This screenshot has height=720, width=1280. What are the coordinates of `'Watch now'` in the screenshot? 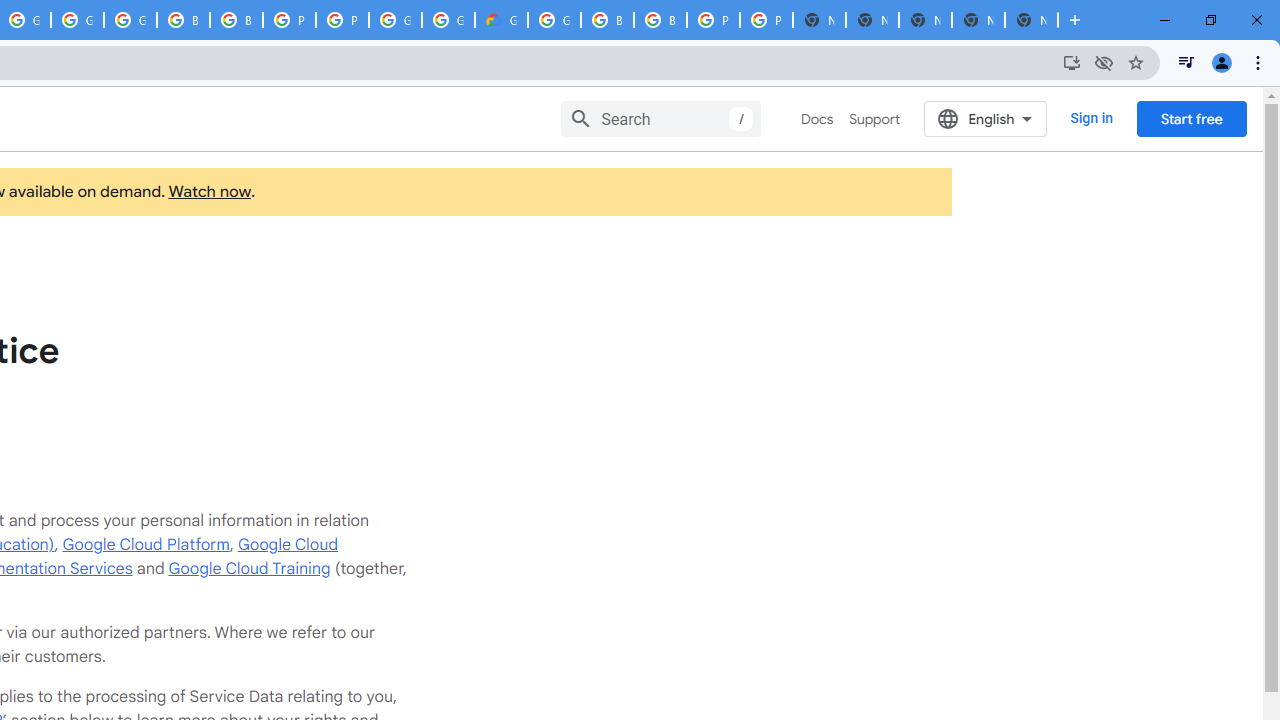 It's located at (209, 192).